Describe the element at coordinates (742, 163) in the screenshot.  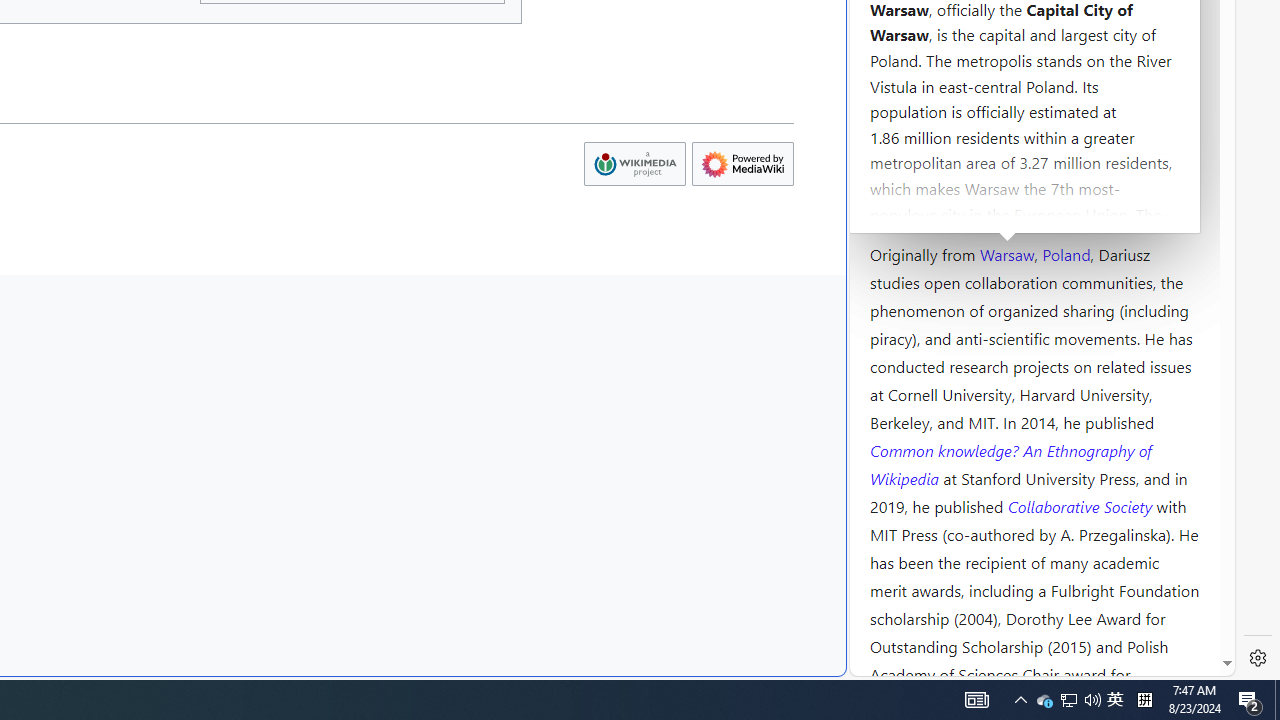
I see `'Powered by MediaWiki'` at that location.